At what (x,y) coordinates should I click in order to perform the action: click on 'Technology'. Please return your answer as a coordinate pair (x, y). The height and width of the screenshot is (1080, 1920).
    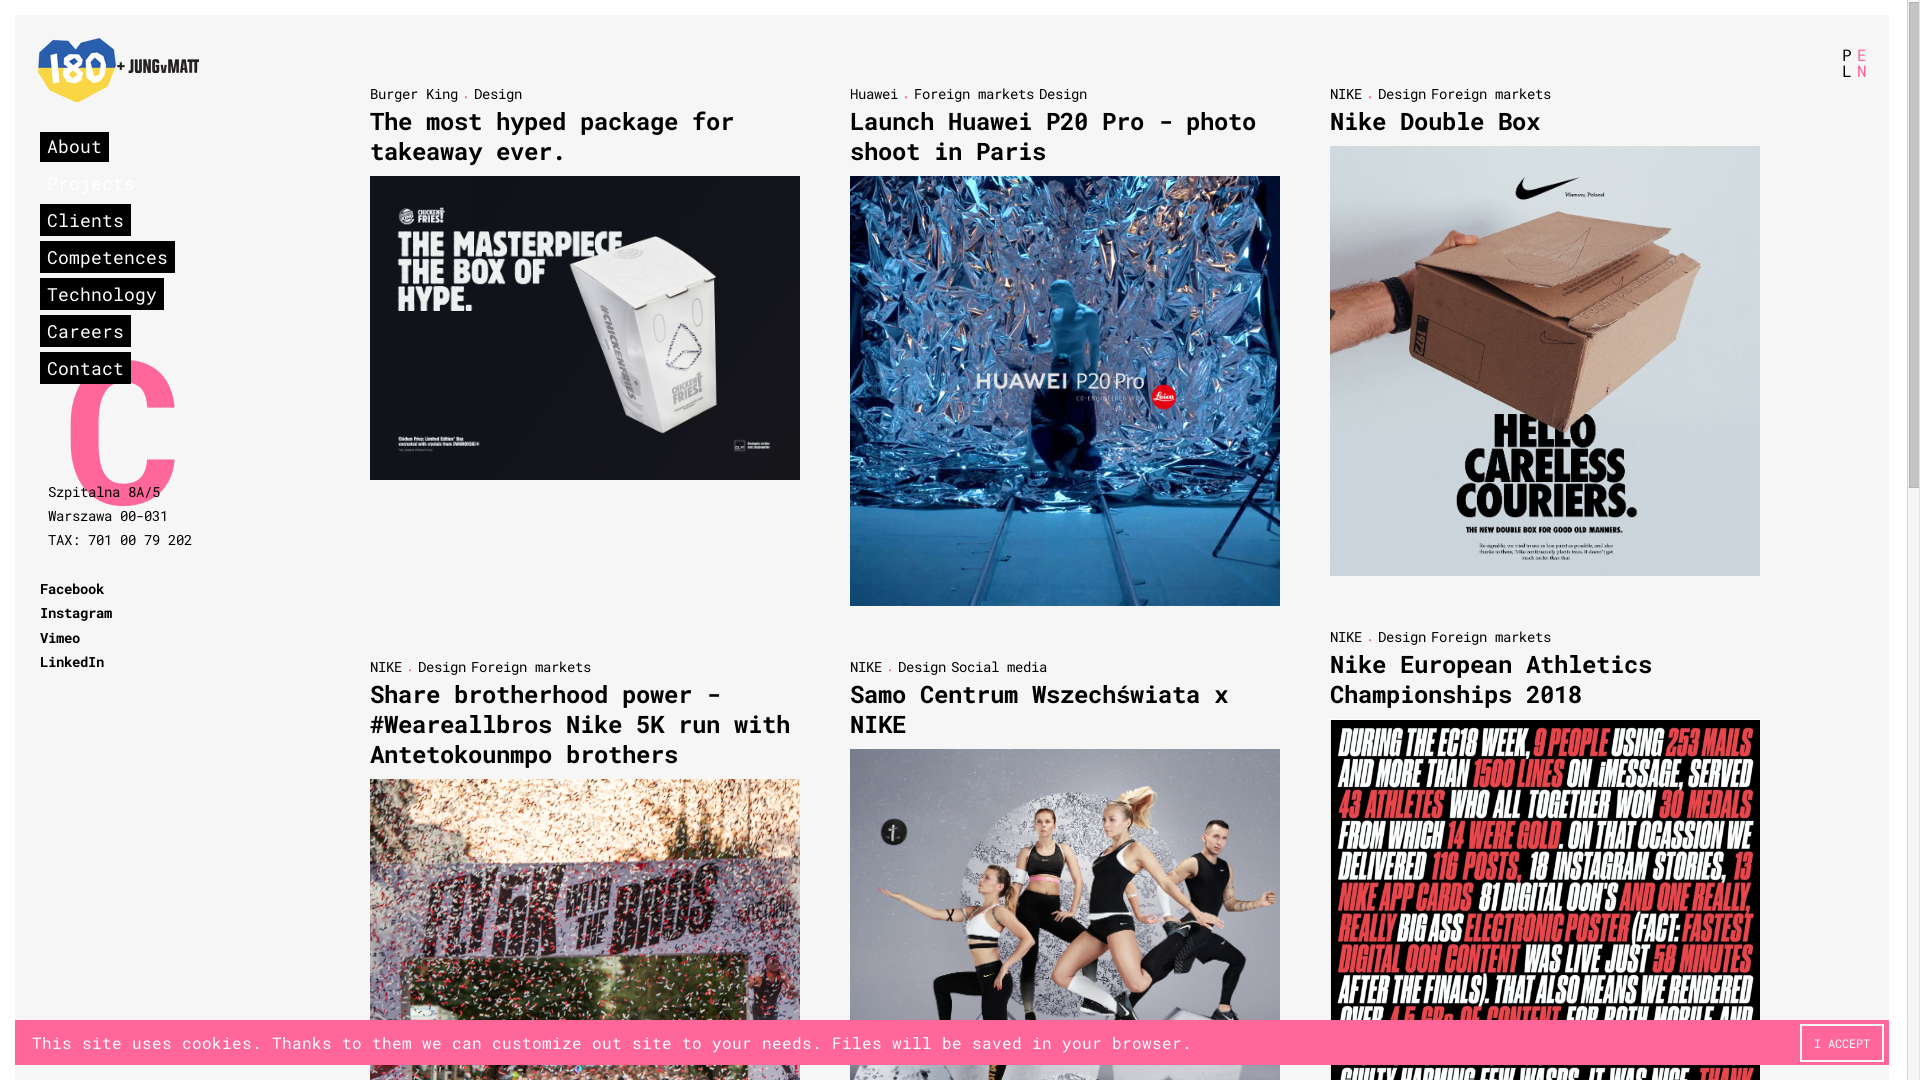
    Looking at the image, I should click on (100, 296).